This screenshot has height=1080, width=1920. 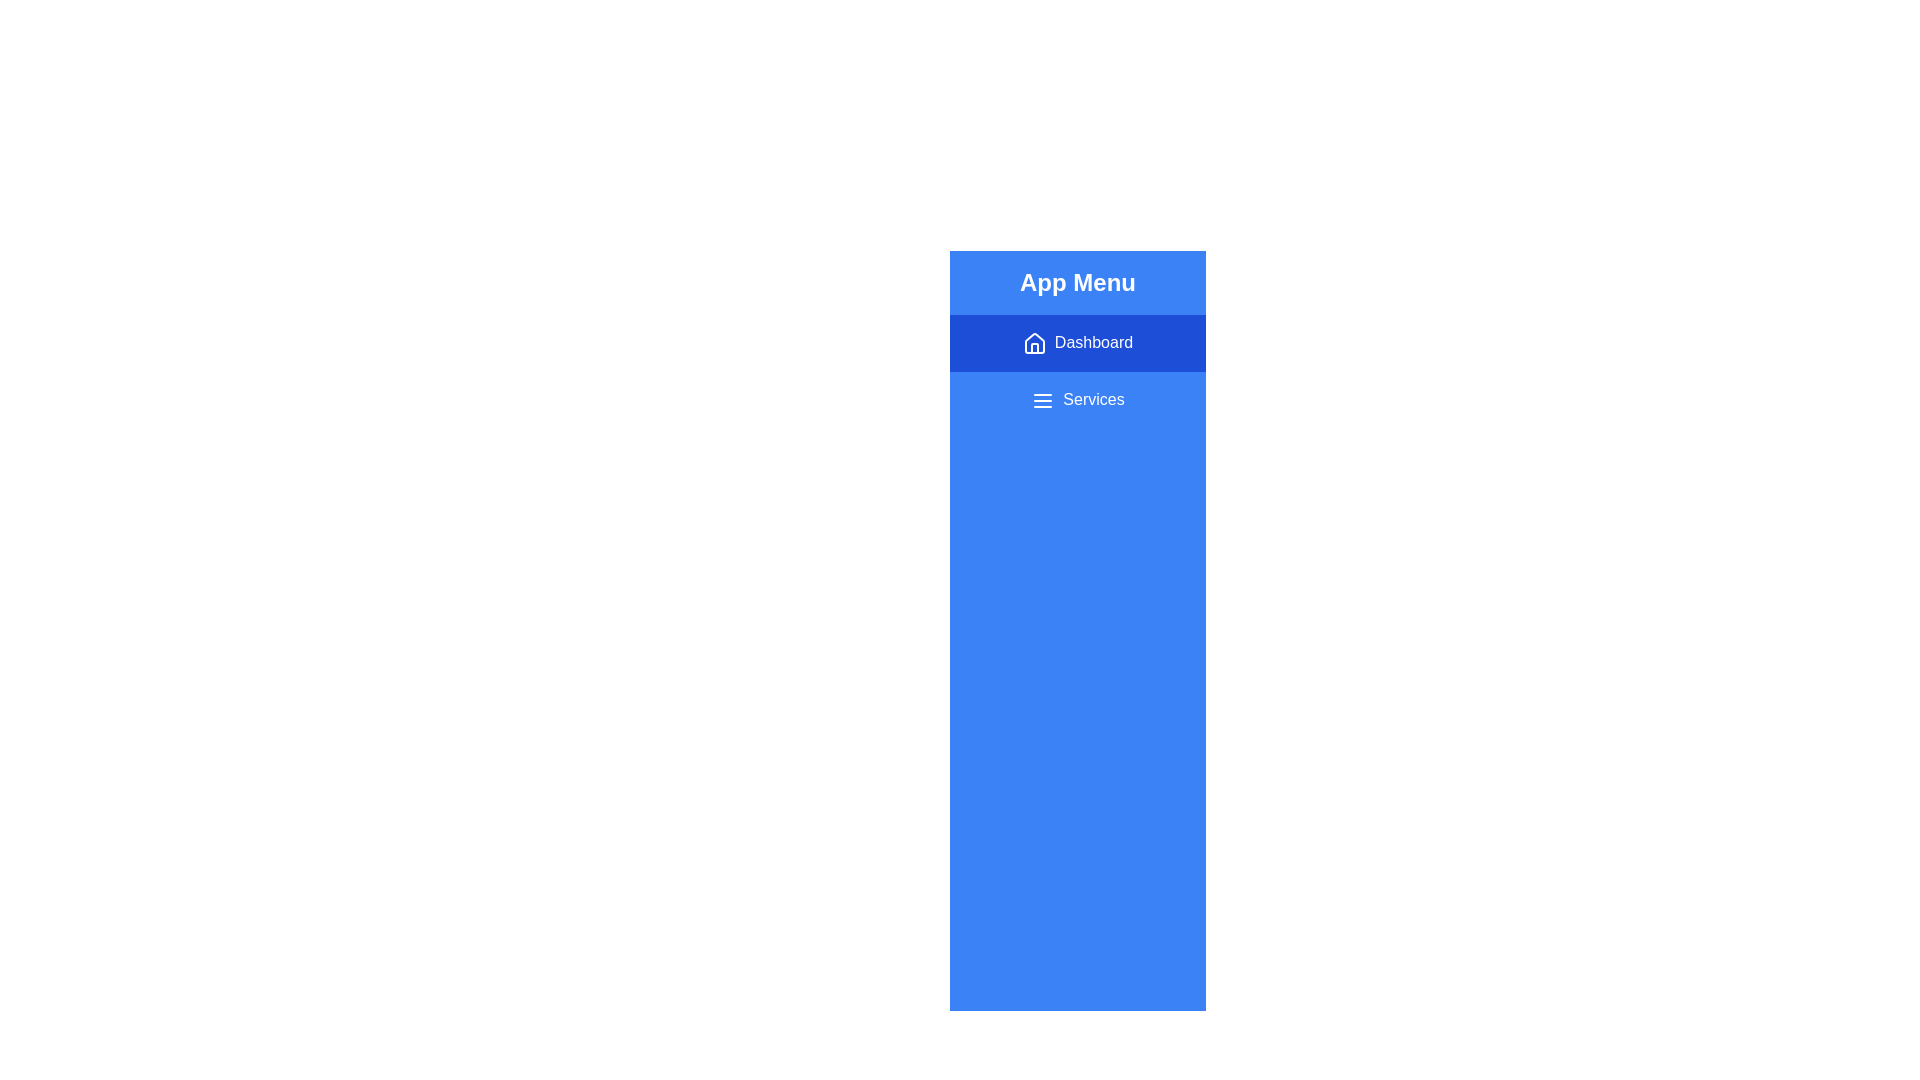 What do you see at coordinates (1034, 342) in the screenshot?
I see `the Dashboard icon located on the left-hand navigation panel` at bounding box center [1034, 342].